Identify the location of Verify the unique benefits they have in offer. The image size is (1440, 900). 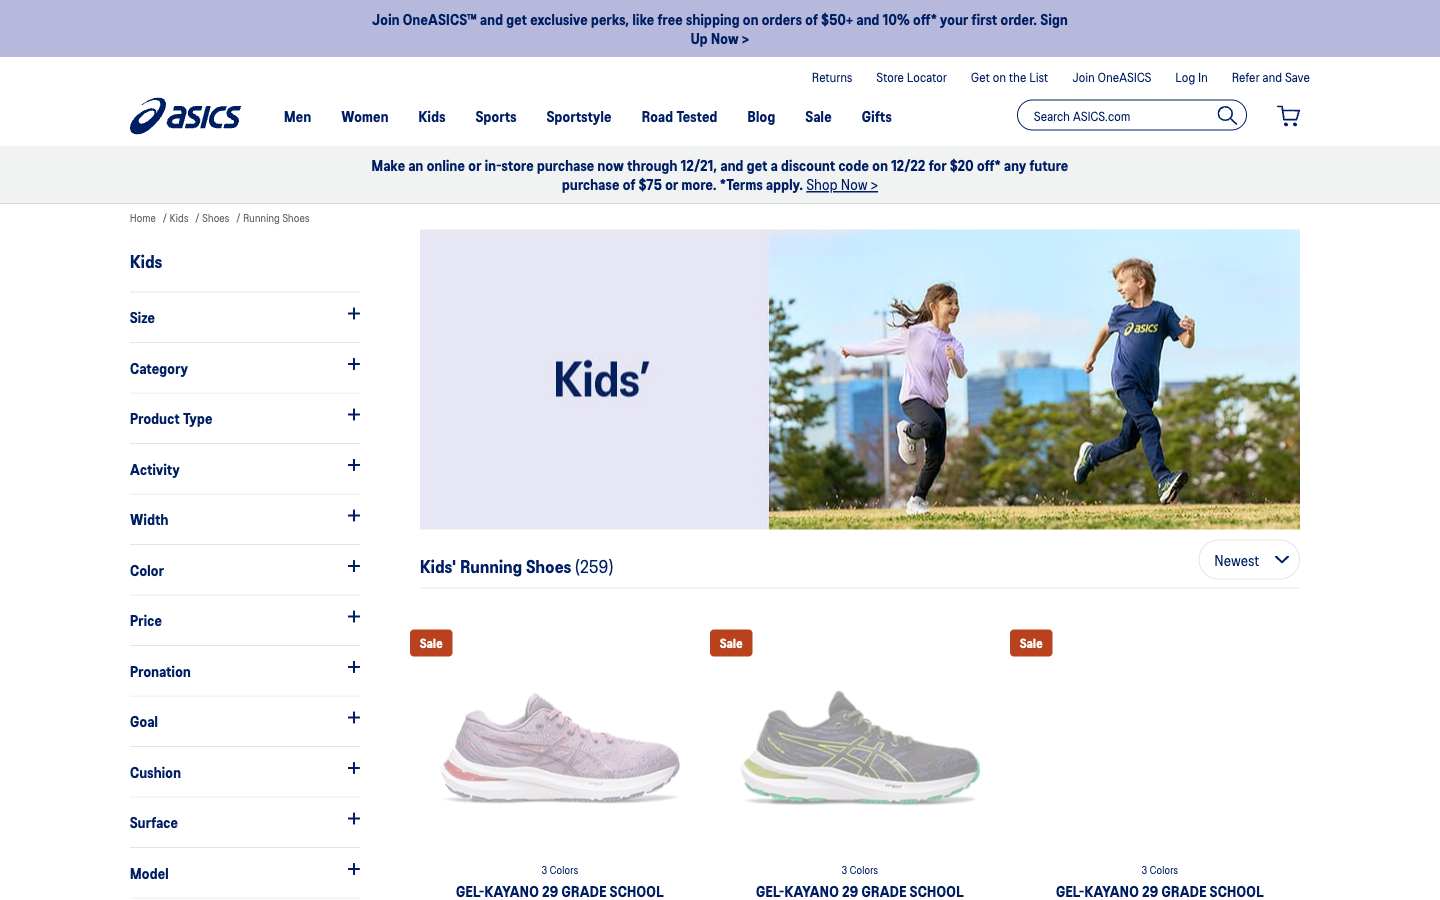
(720, 27).